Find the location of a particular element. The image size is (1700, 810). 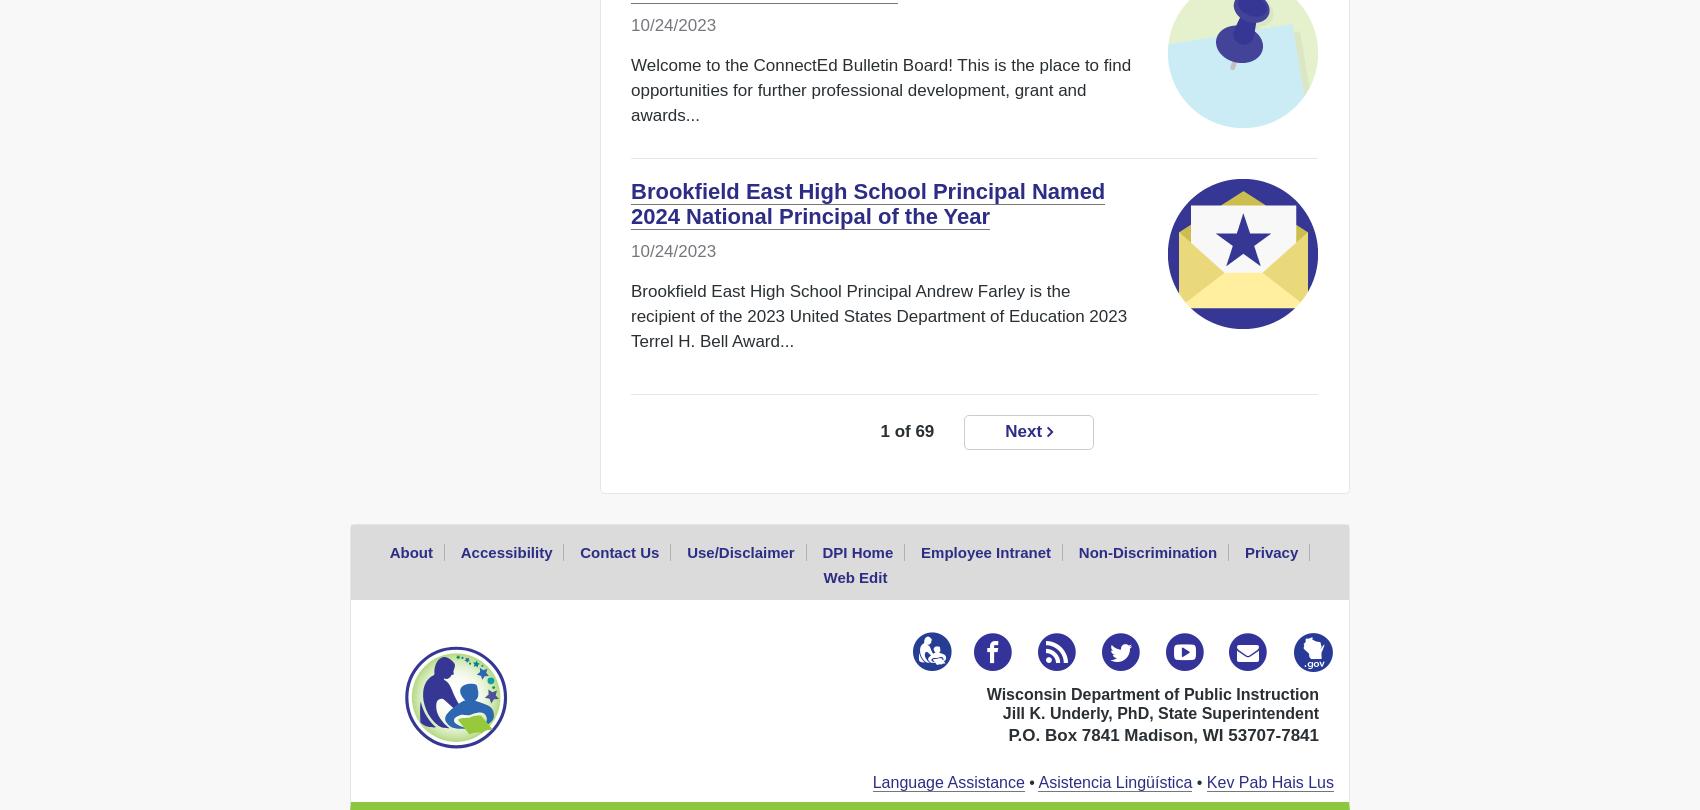

'1 of 69' is located at coordinates (906, 431).